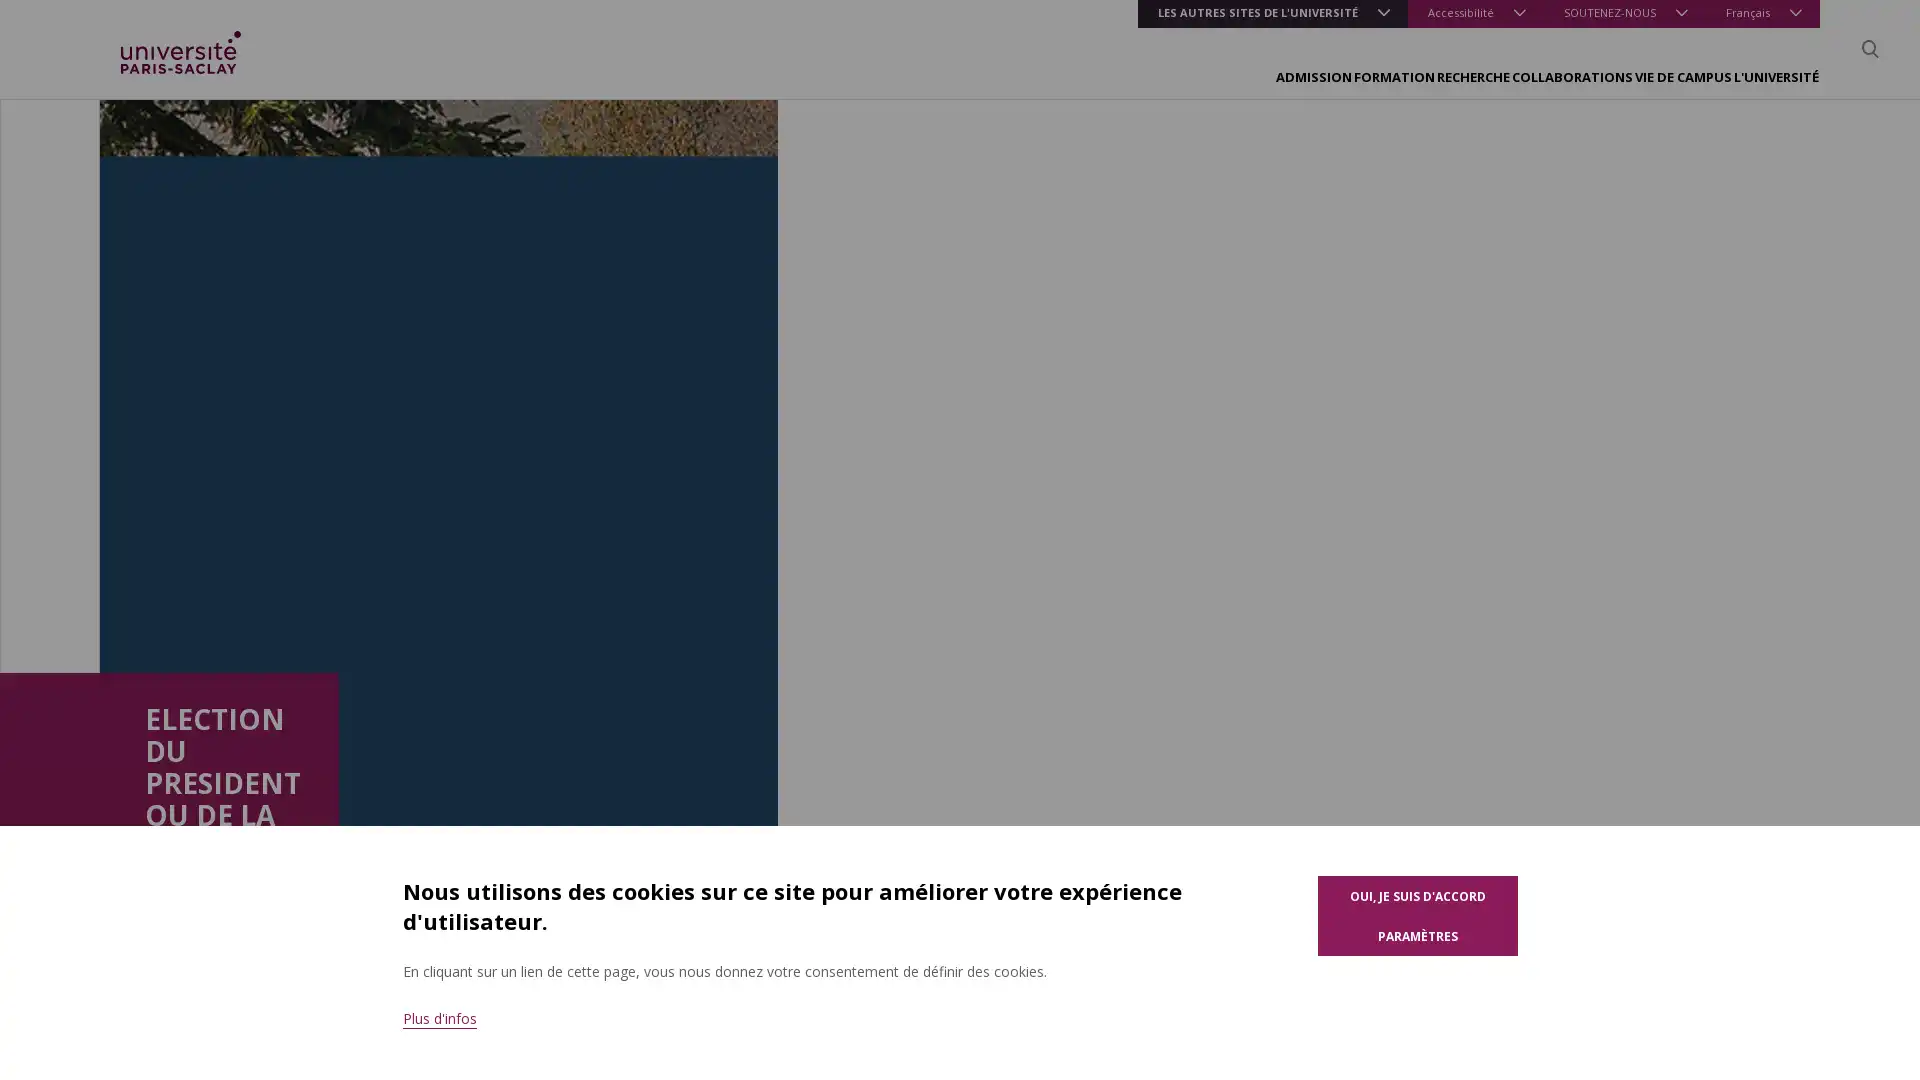  Describe the element at coordinates (1425, 68) in the screenshot. I see `COLLABORATIONS` at that location.